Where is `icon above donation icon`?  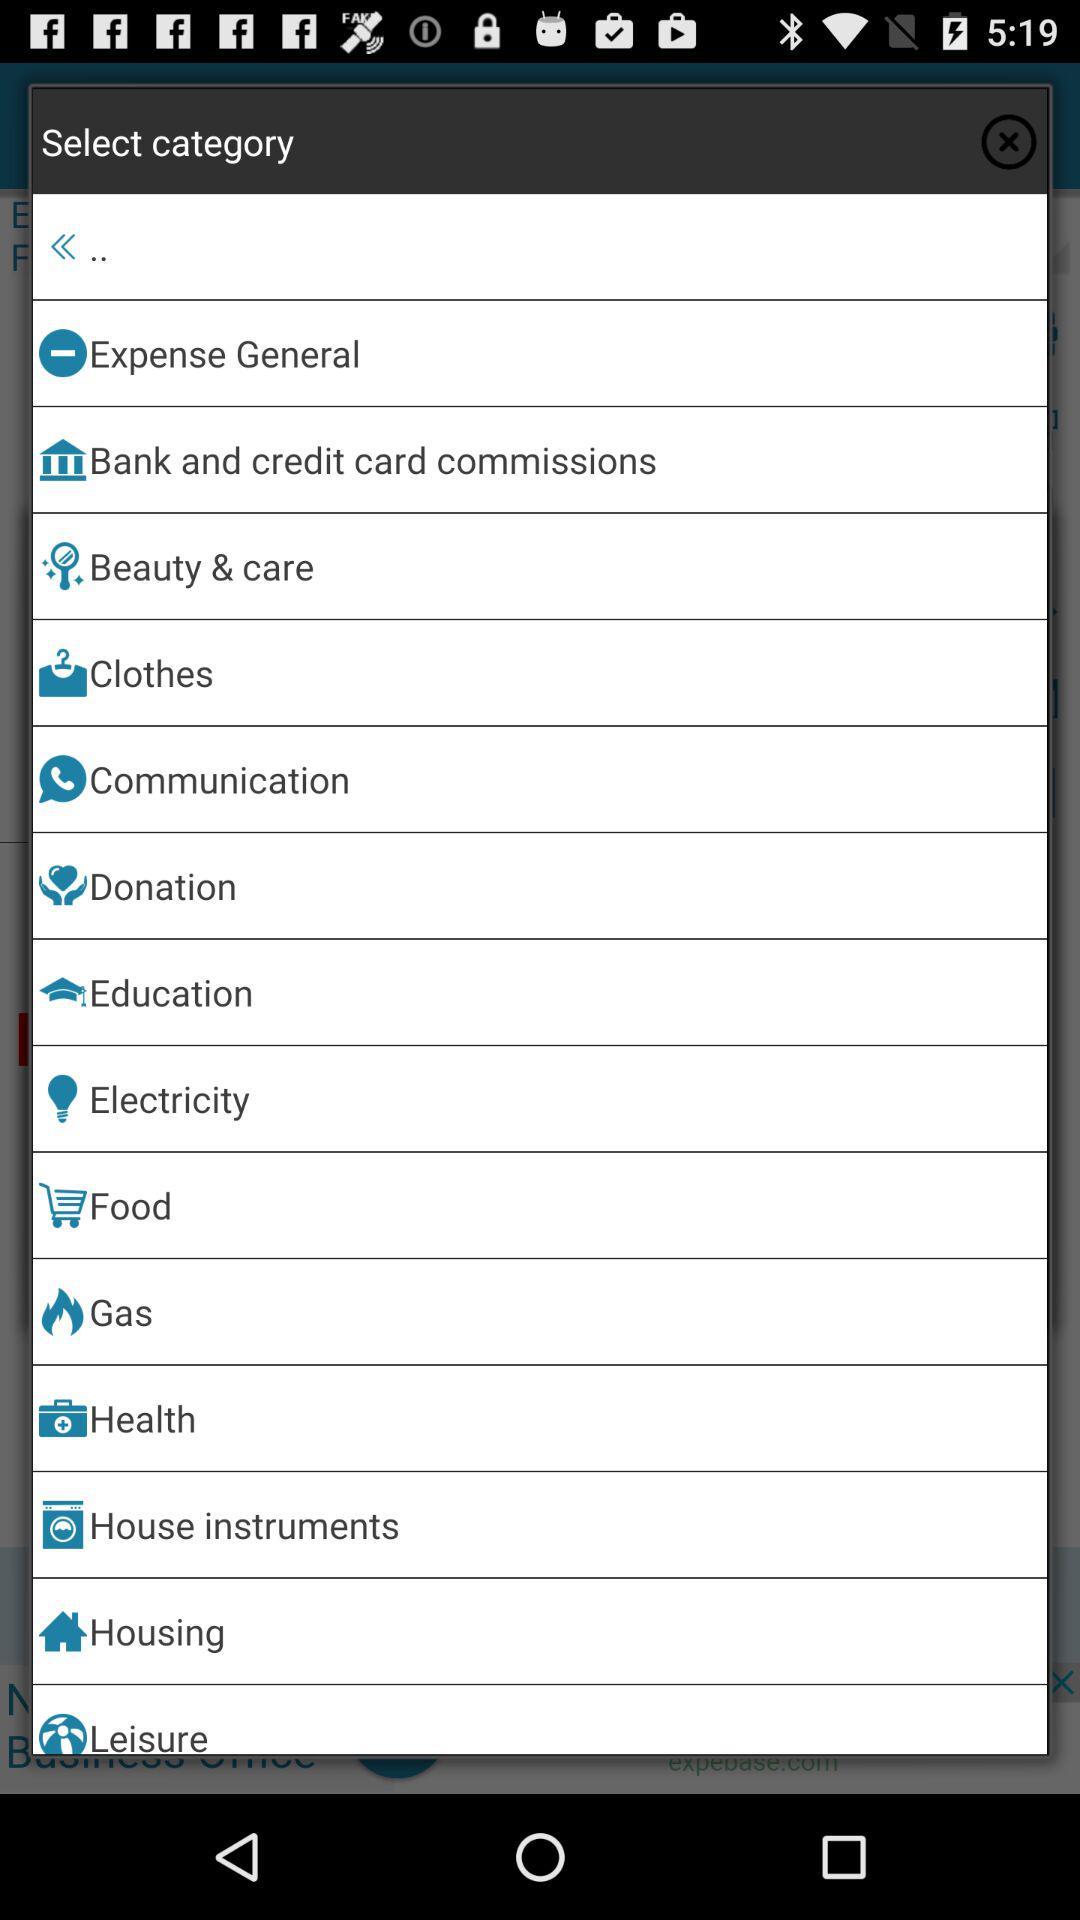 icon above donation icon is located at coordinates (564, 778).